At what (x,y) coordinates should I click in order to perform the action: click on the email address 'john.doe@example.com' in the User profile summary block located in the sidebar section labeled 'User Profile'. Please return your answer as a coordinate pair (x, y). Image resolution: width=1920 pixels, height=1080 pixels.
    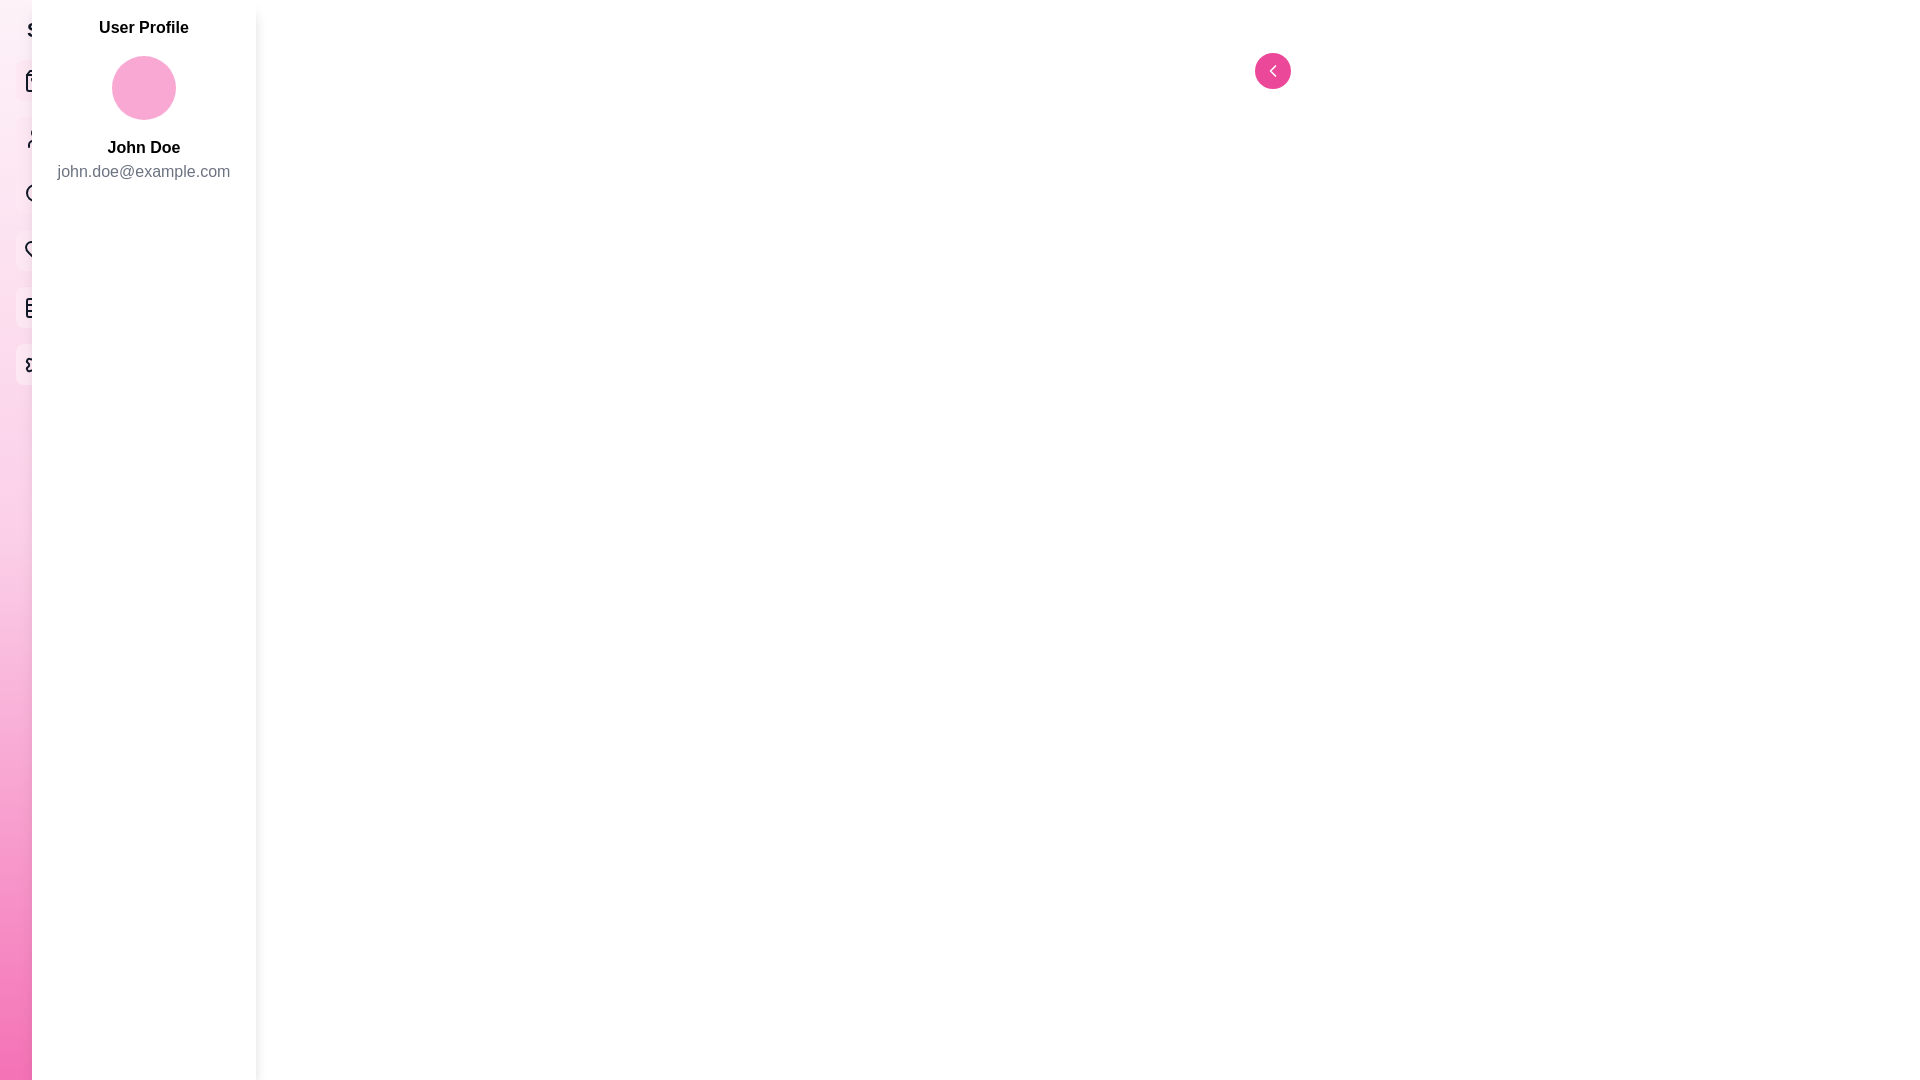
    Looking at the image, I should click on (143, 127).